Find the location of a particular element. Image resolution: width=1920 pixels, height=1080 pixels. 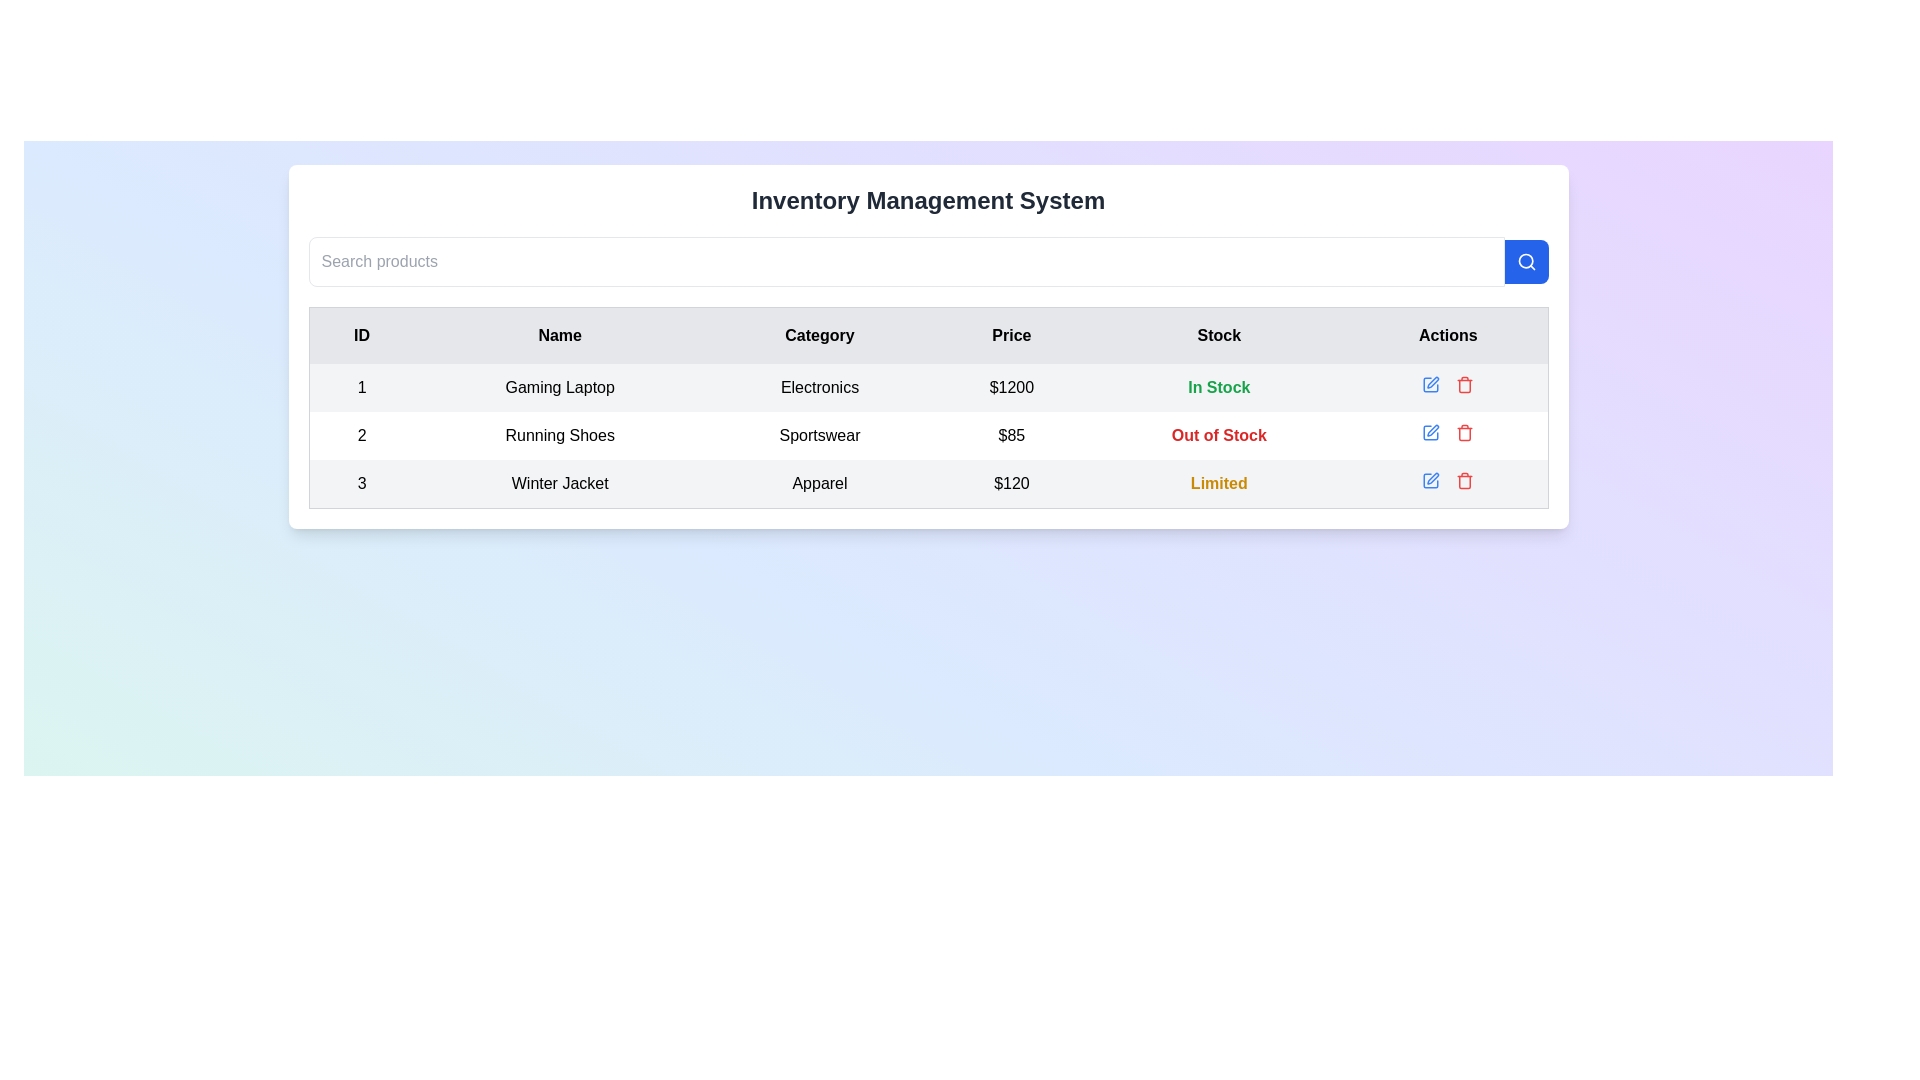

the magnifying glass icon located at the top-right corner of the blue search button to highlight it is located at coordinates (1525, 261).